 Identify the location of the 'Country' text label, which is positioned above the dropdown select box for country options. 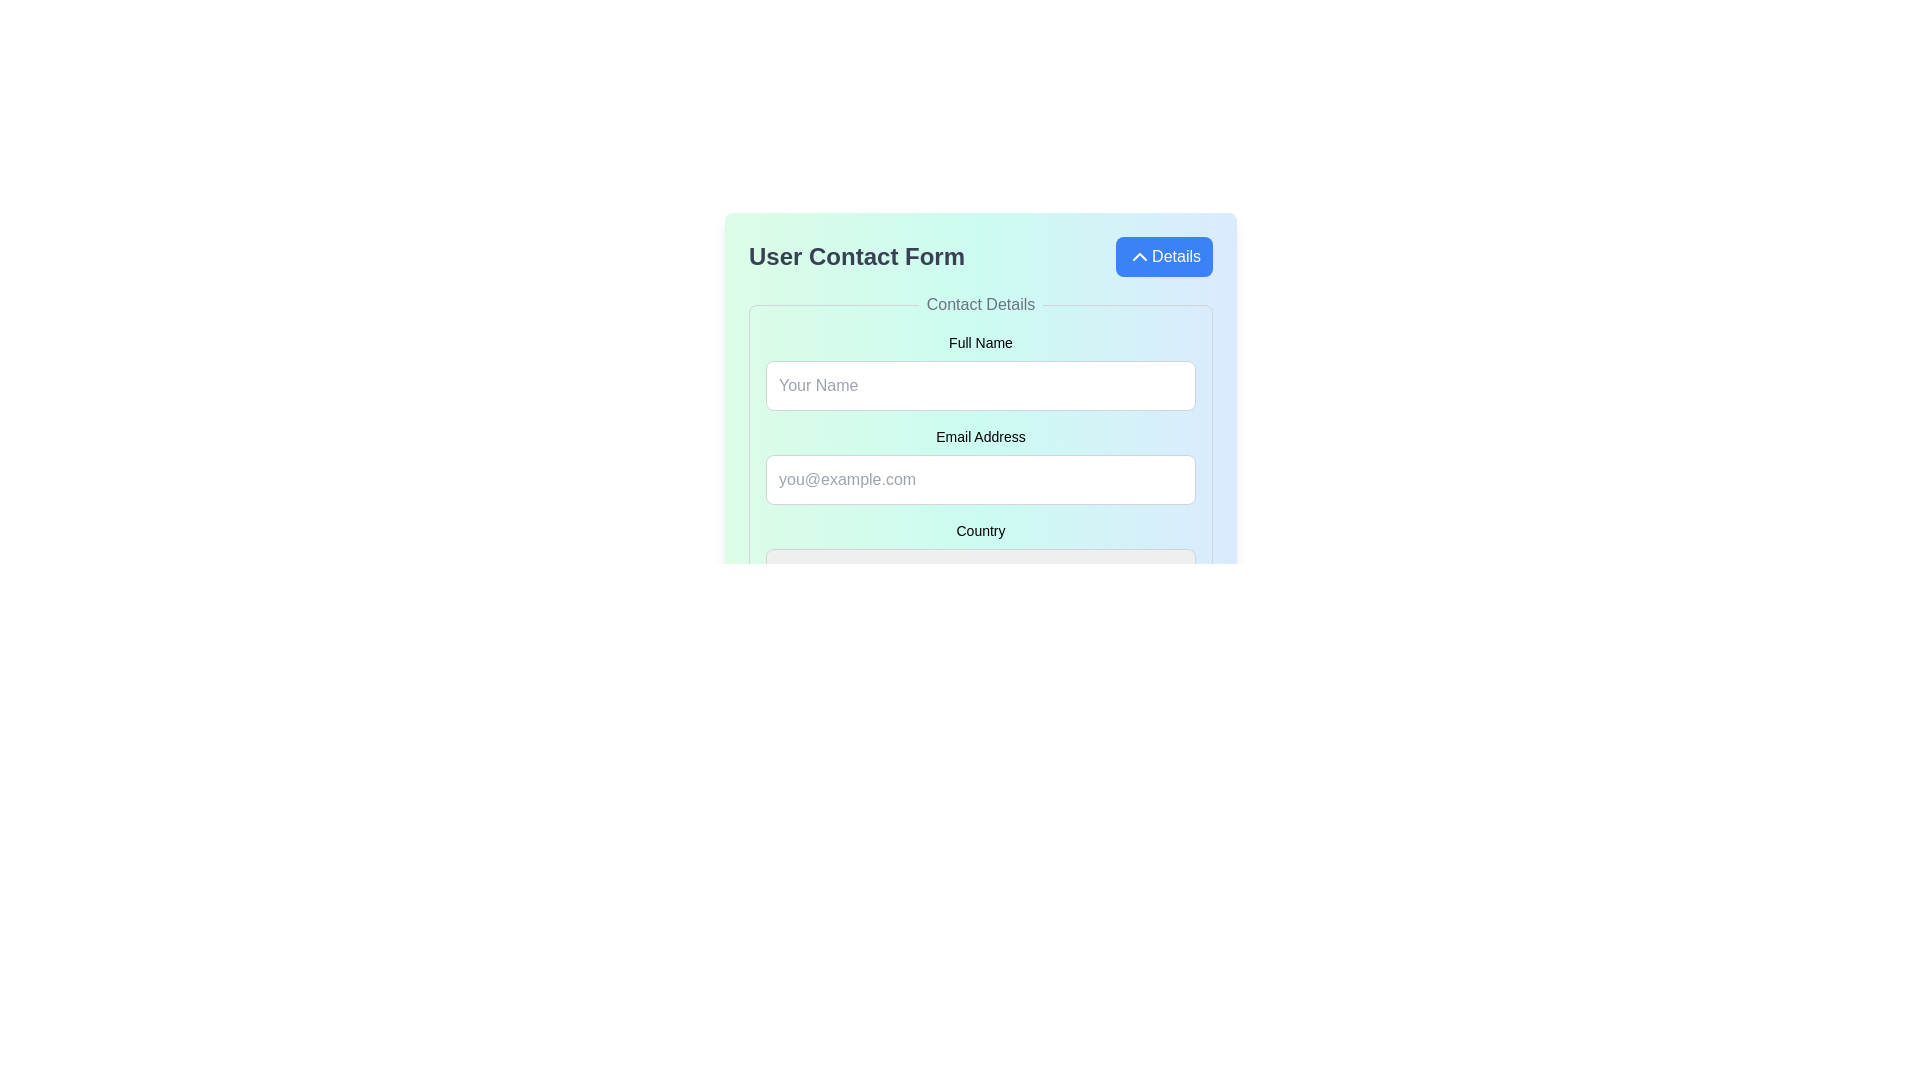
(980, 530).